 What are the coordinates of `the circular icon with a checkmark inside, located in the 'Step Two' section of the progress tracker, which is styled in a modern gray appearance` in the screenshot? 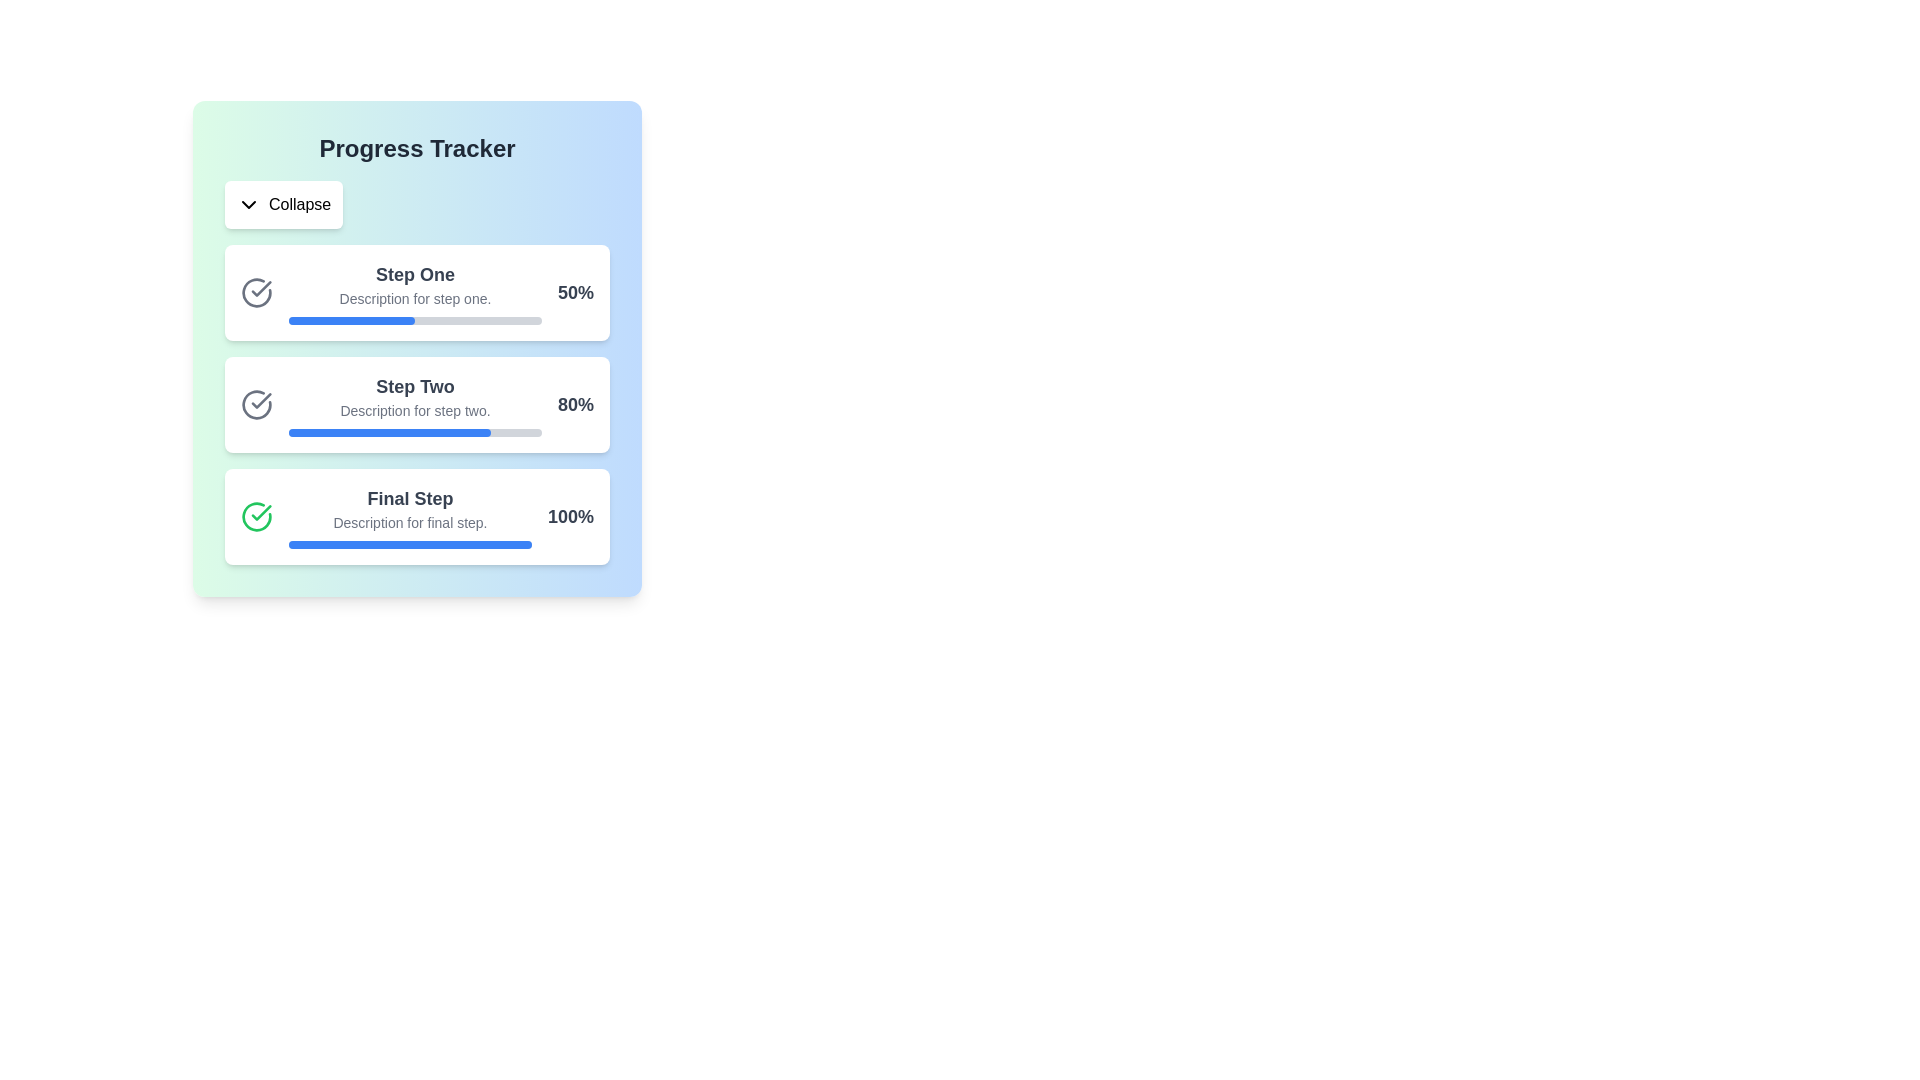 It's located at (256, 405).